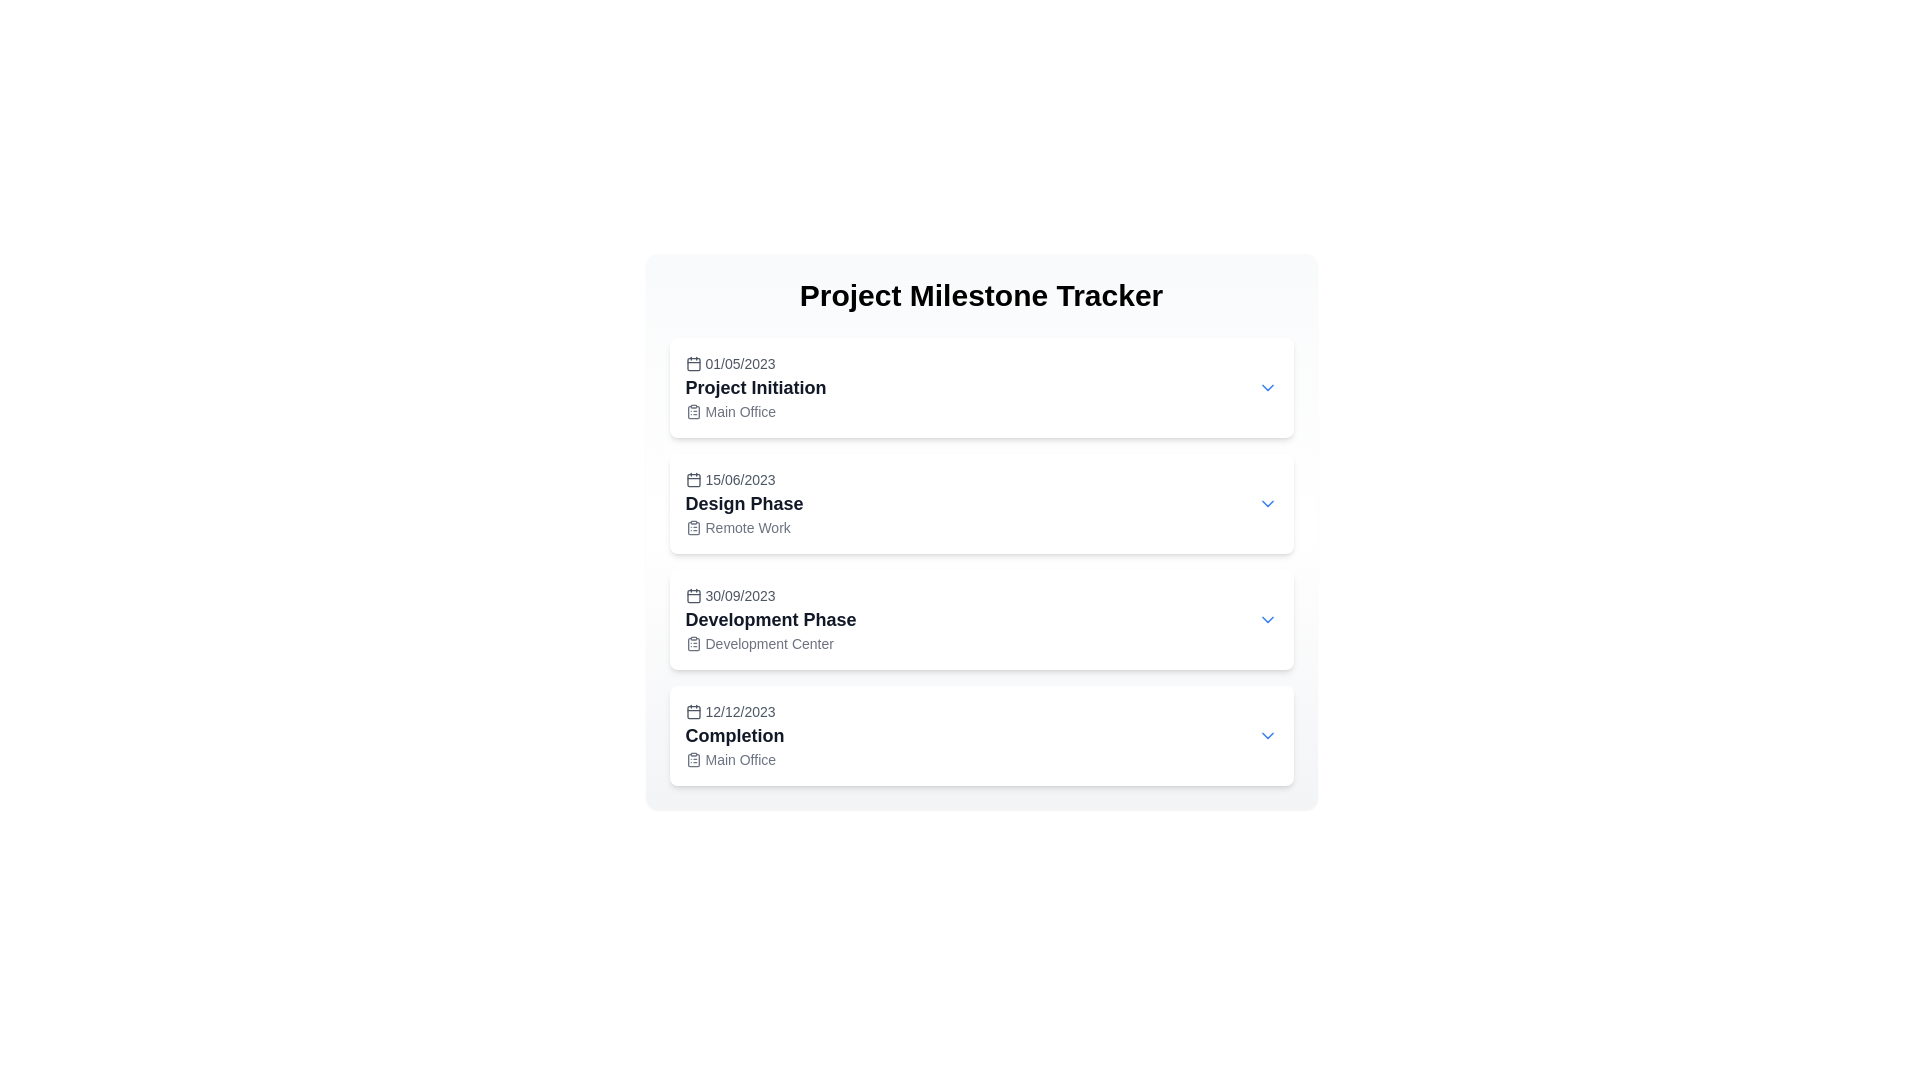 This screenshot has width=1920, height=1080. I want to click on the clipboard icon located within the 'Development Phase' milestone item, which visually represents a clipboard and is slightly to the left of the milestone title, so click(693, 644).